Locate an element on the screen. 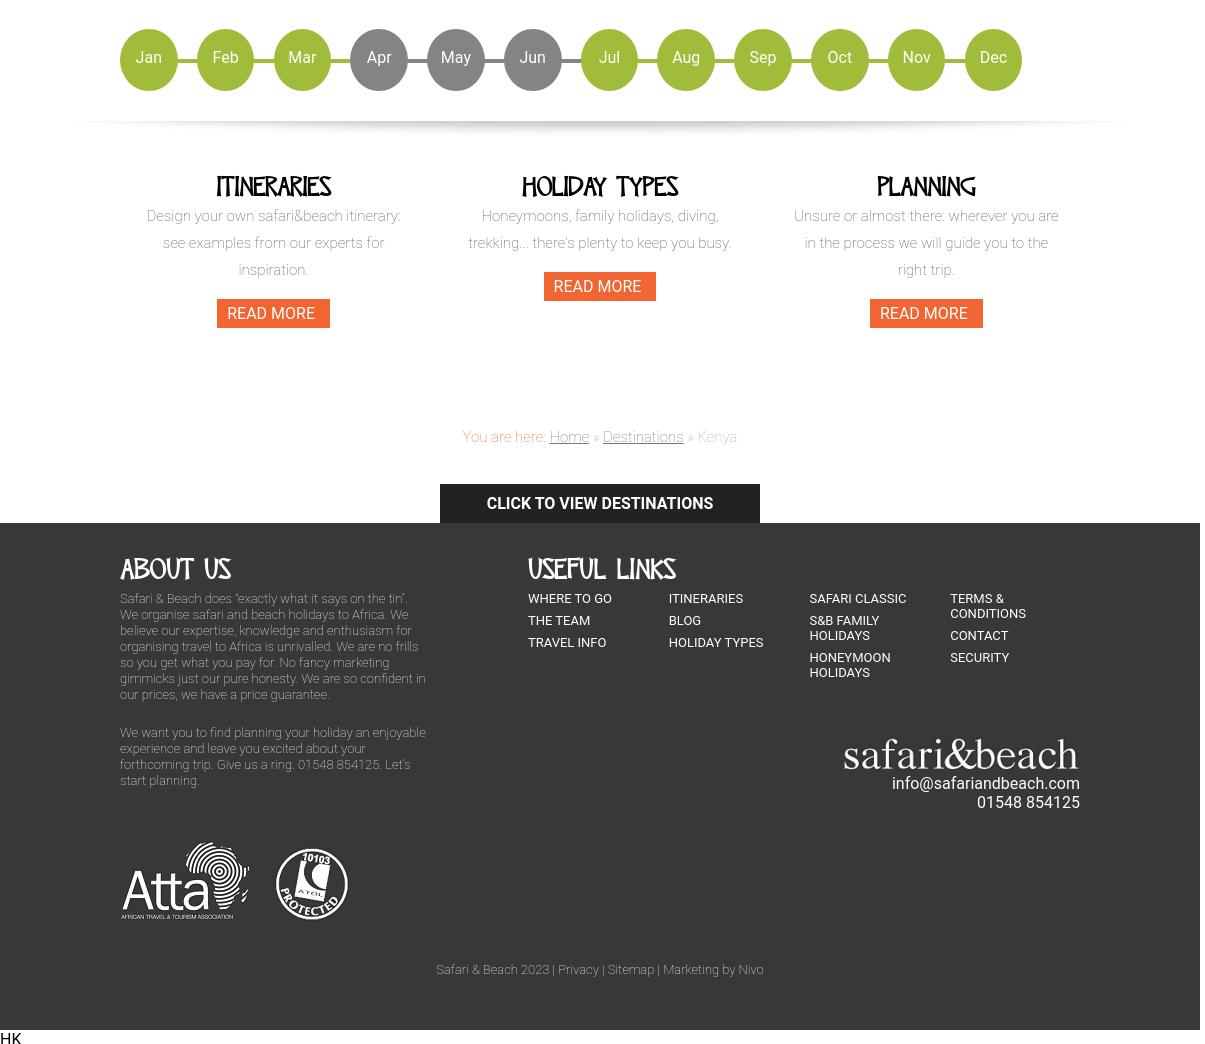 The height and width of the screenshot is (1044, 1205). 'Kenya' is located at coordinates (716, 434).